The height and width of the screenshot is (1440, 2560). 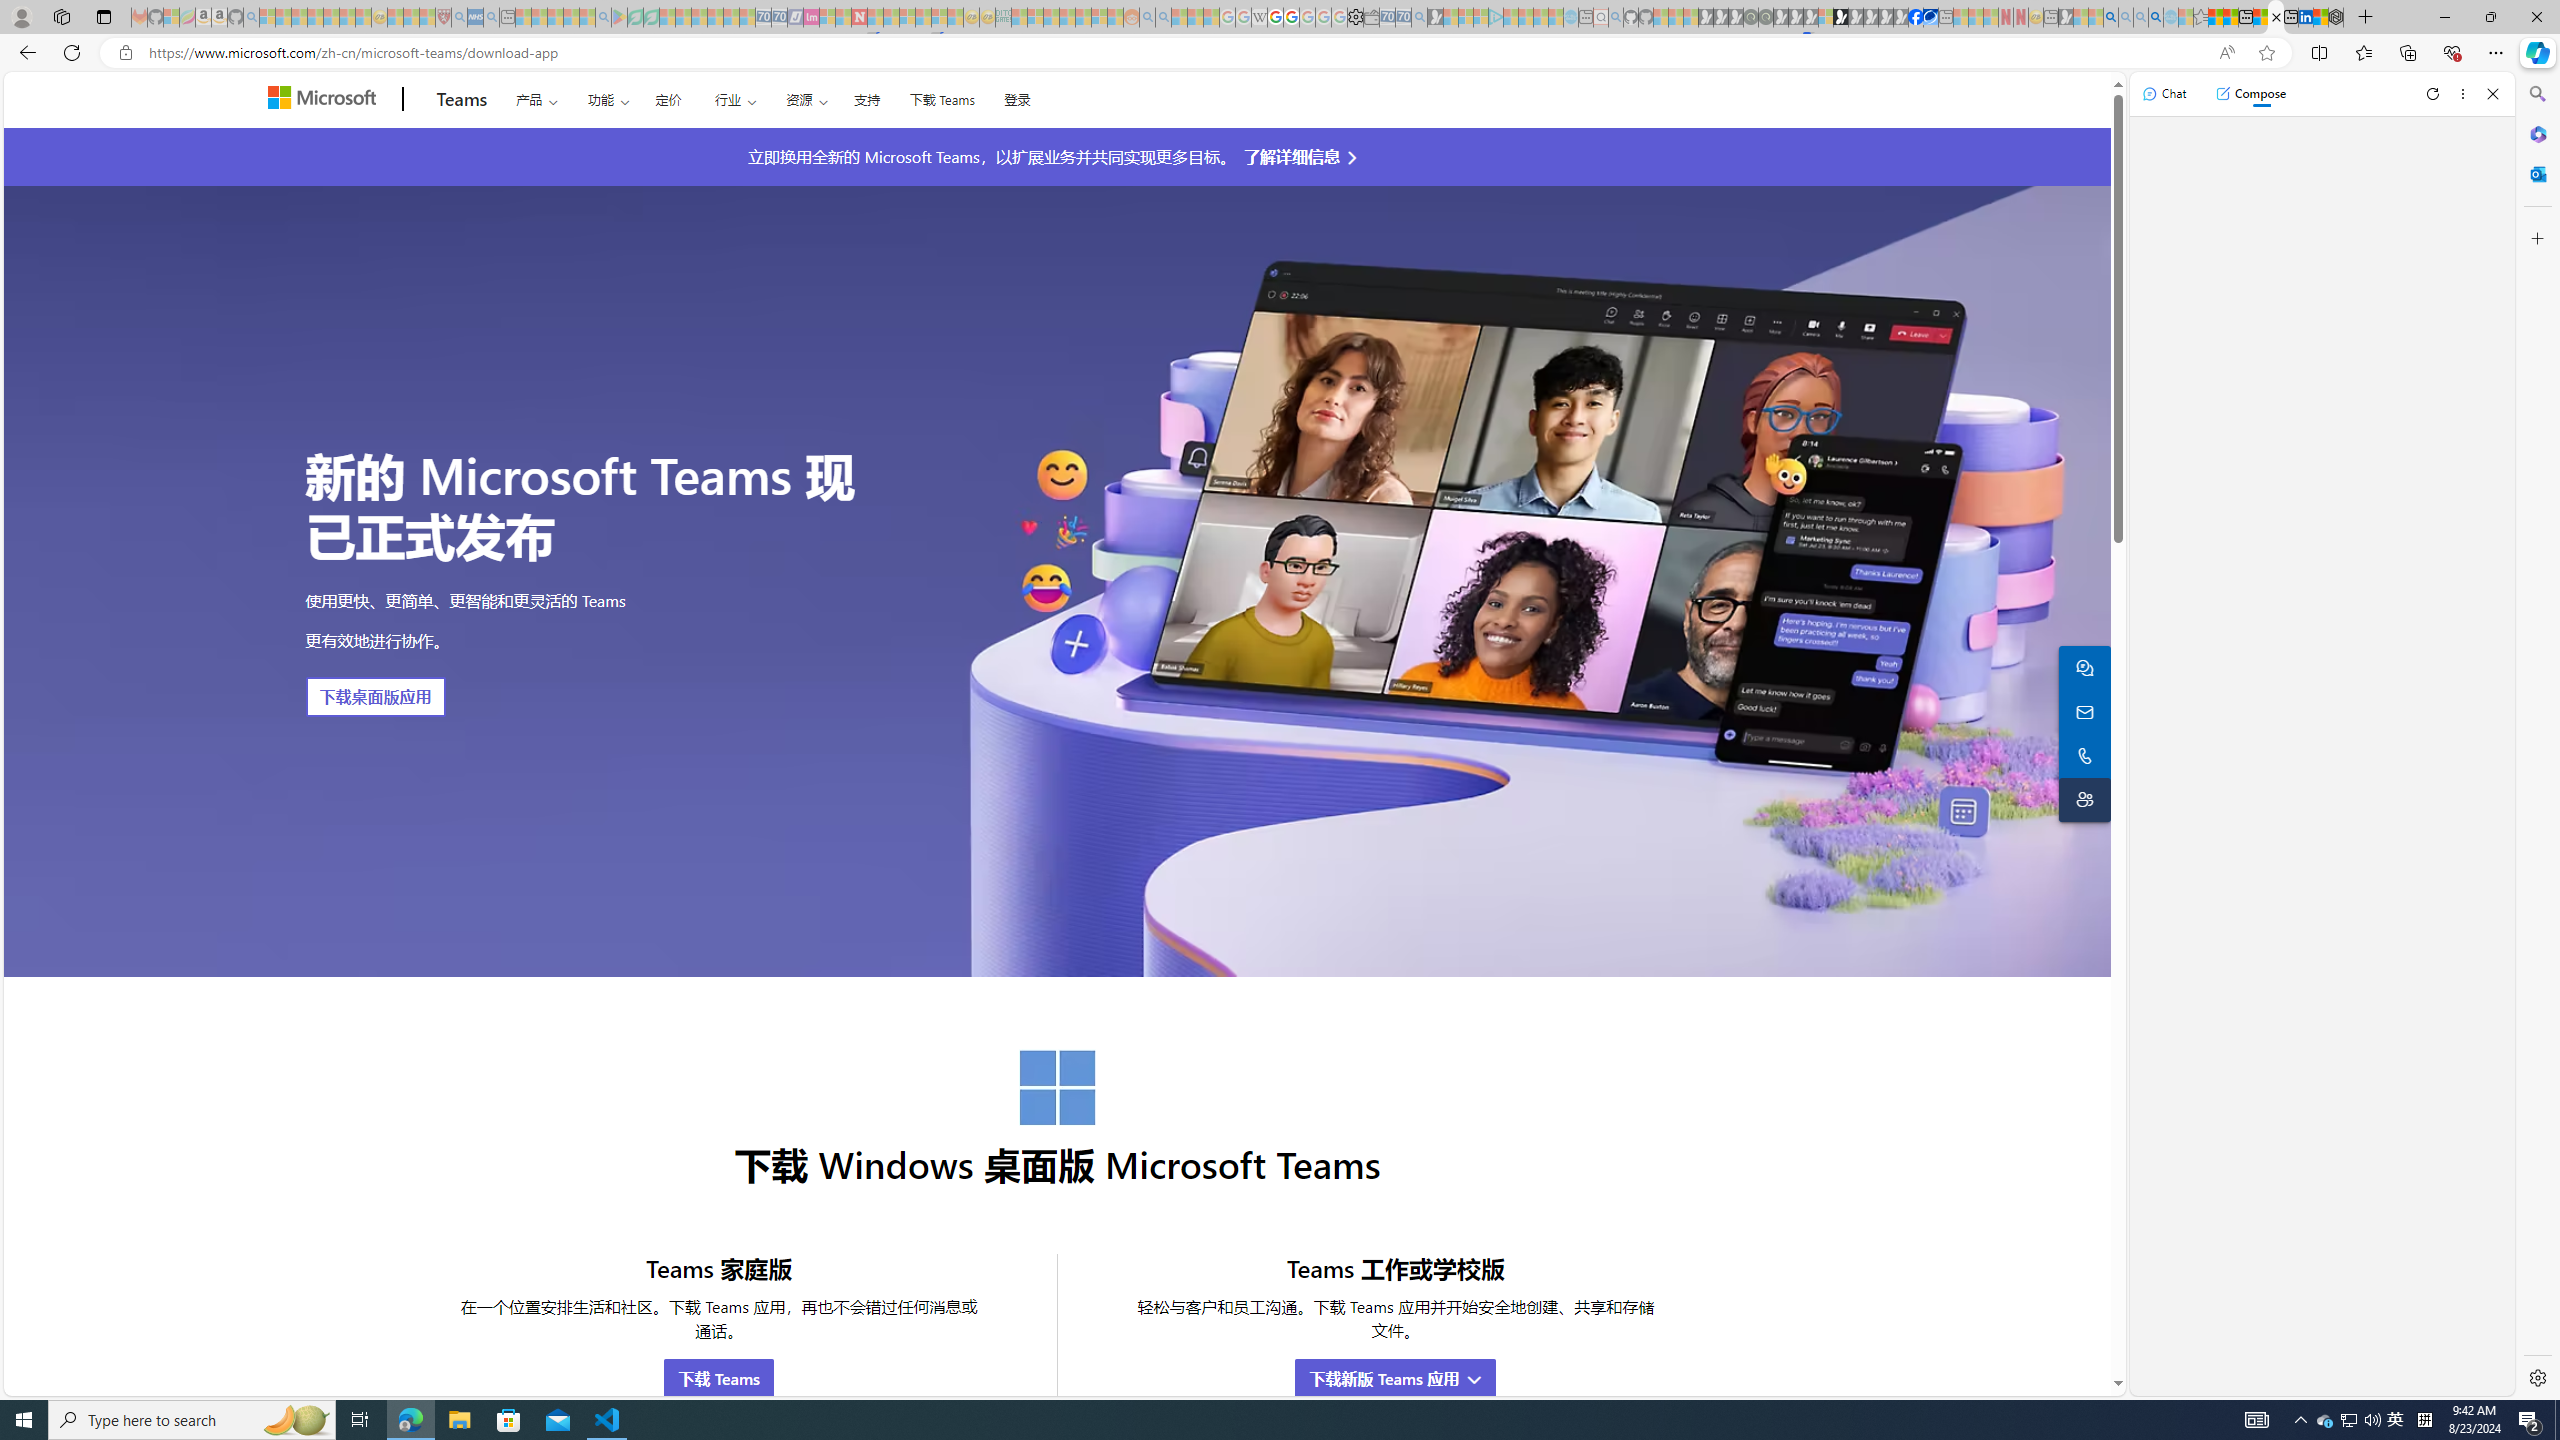 I want to click on 'Compose', so click(x=2250, y=92).